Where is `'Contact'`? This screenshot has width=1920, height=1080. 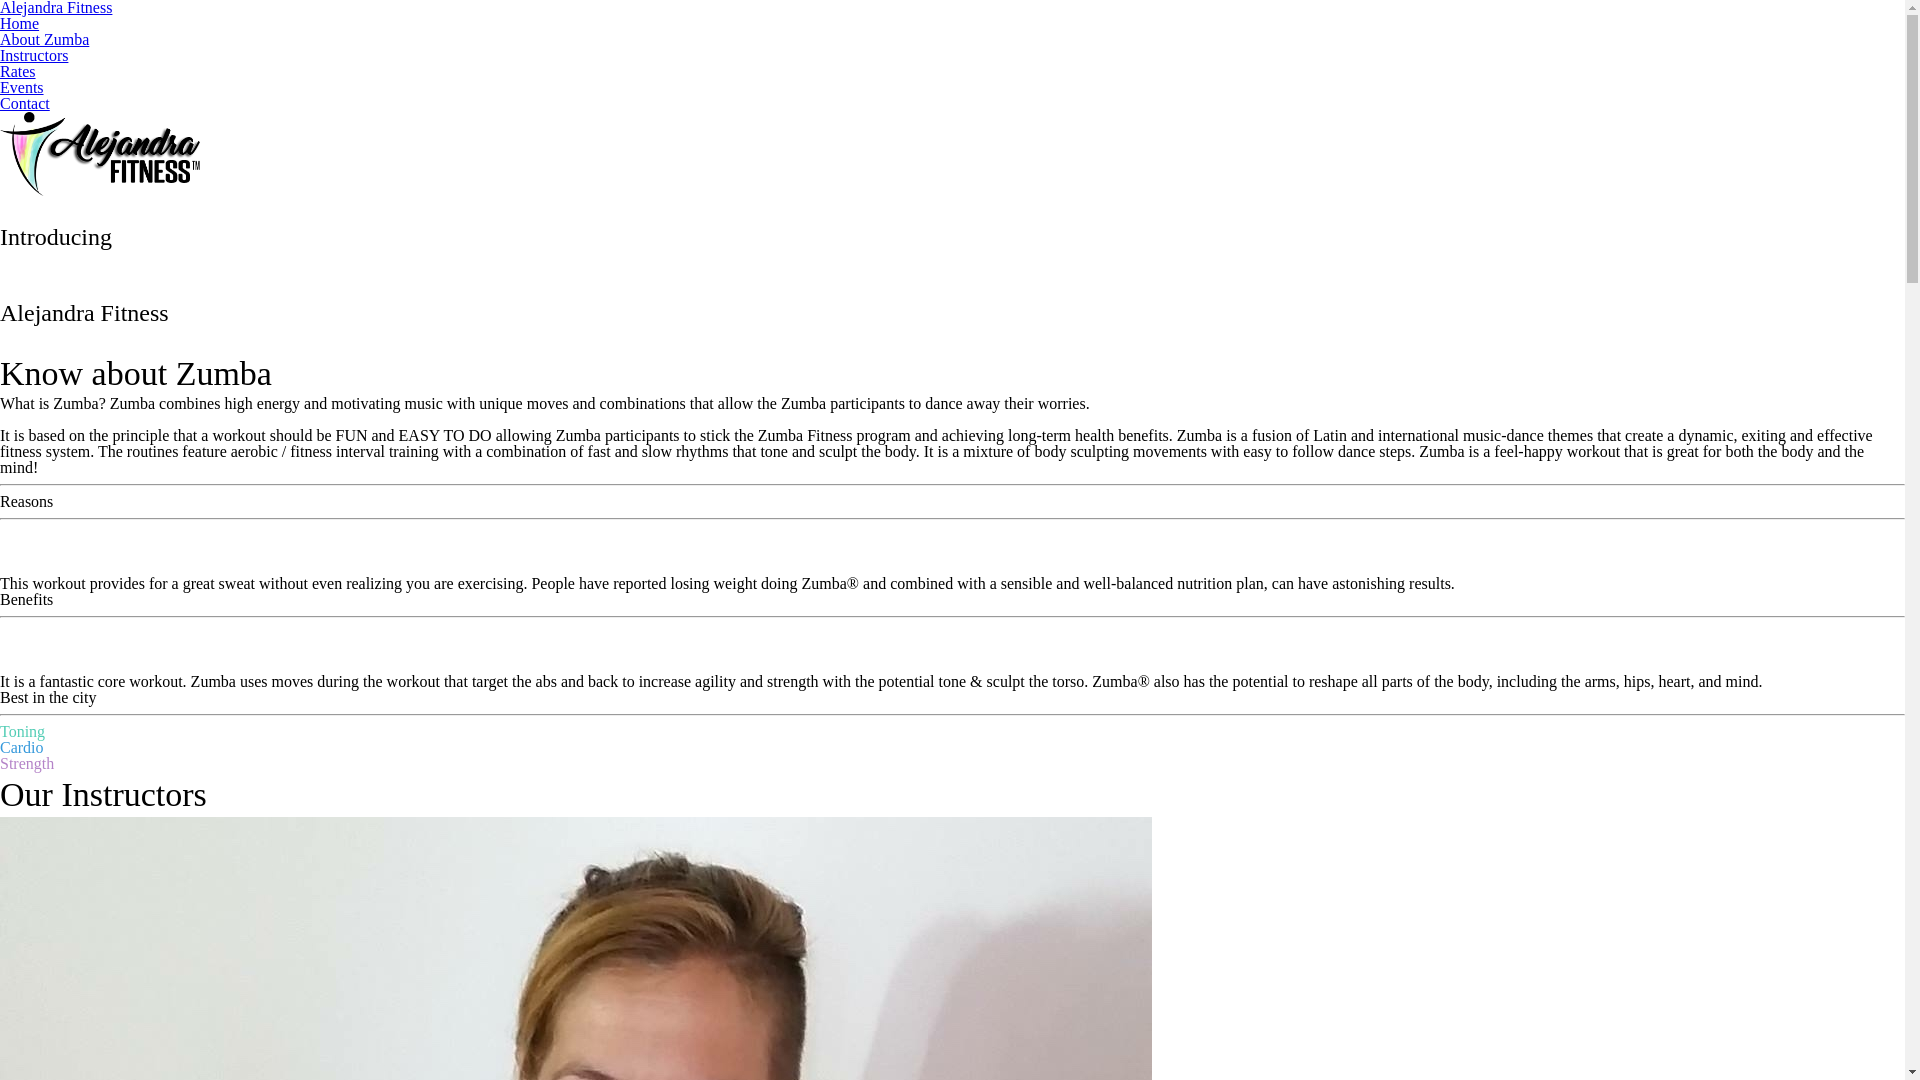 'Contact' is located at coordinates (24, 103).